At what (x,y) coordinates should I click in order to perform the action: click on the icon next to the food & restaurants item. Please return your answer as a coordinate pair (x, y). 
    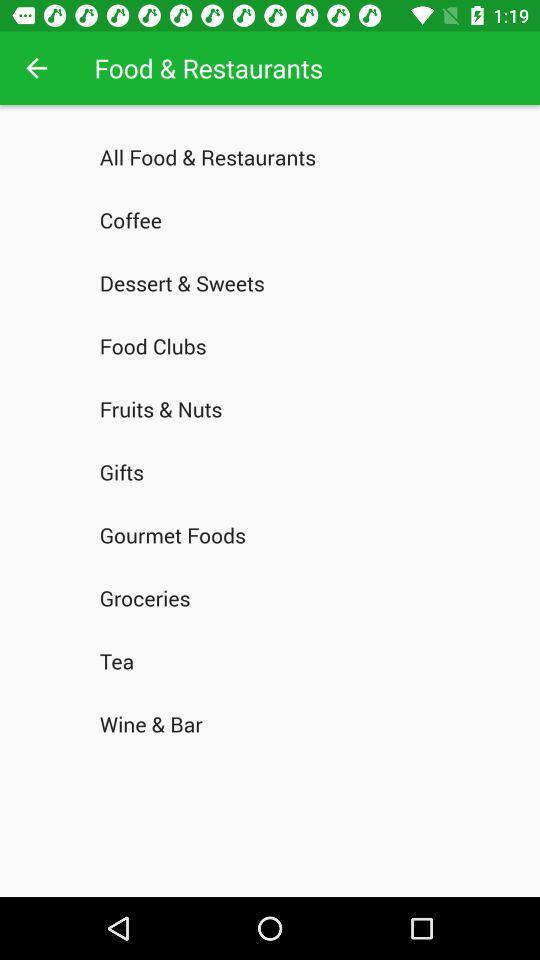
    Looking at the image, I should click on (36, 68).